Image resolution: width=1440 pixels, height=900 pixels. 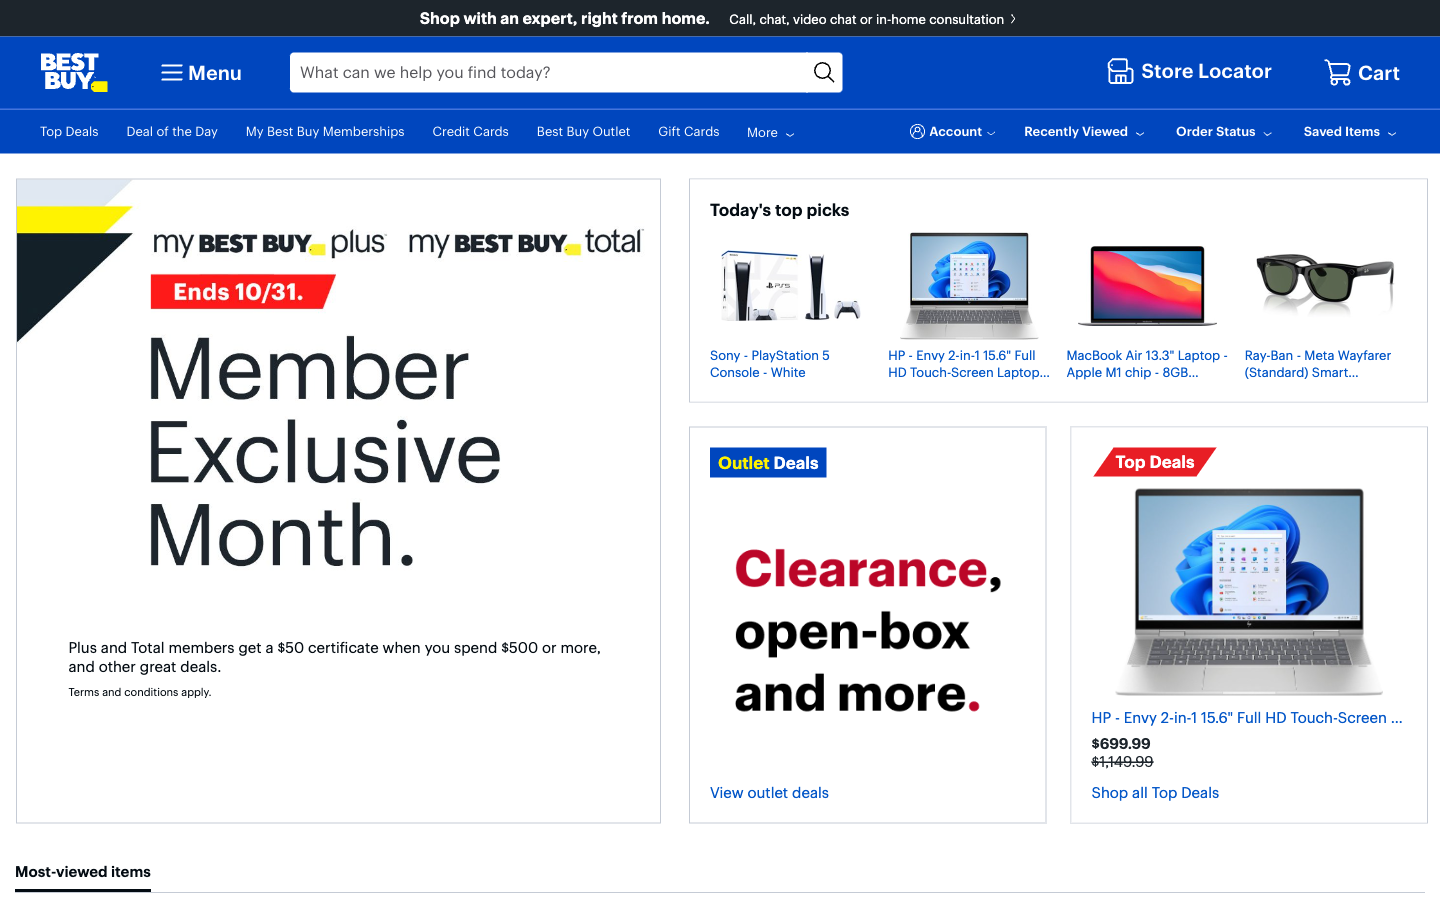 I want to click on Inspect the current status of the latest order, so click(x=1225, y=131).